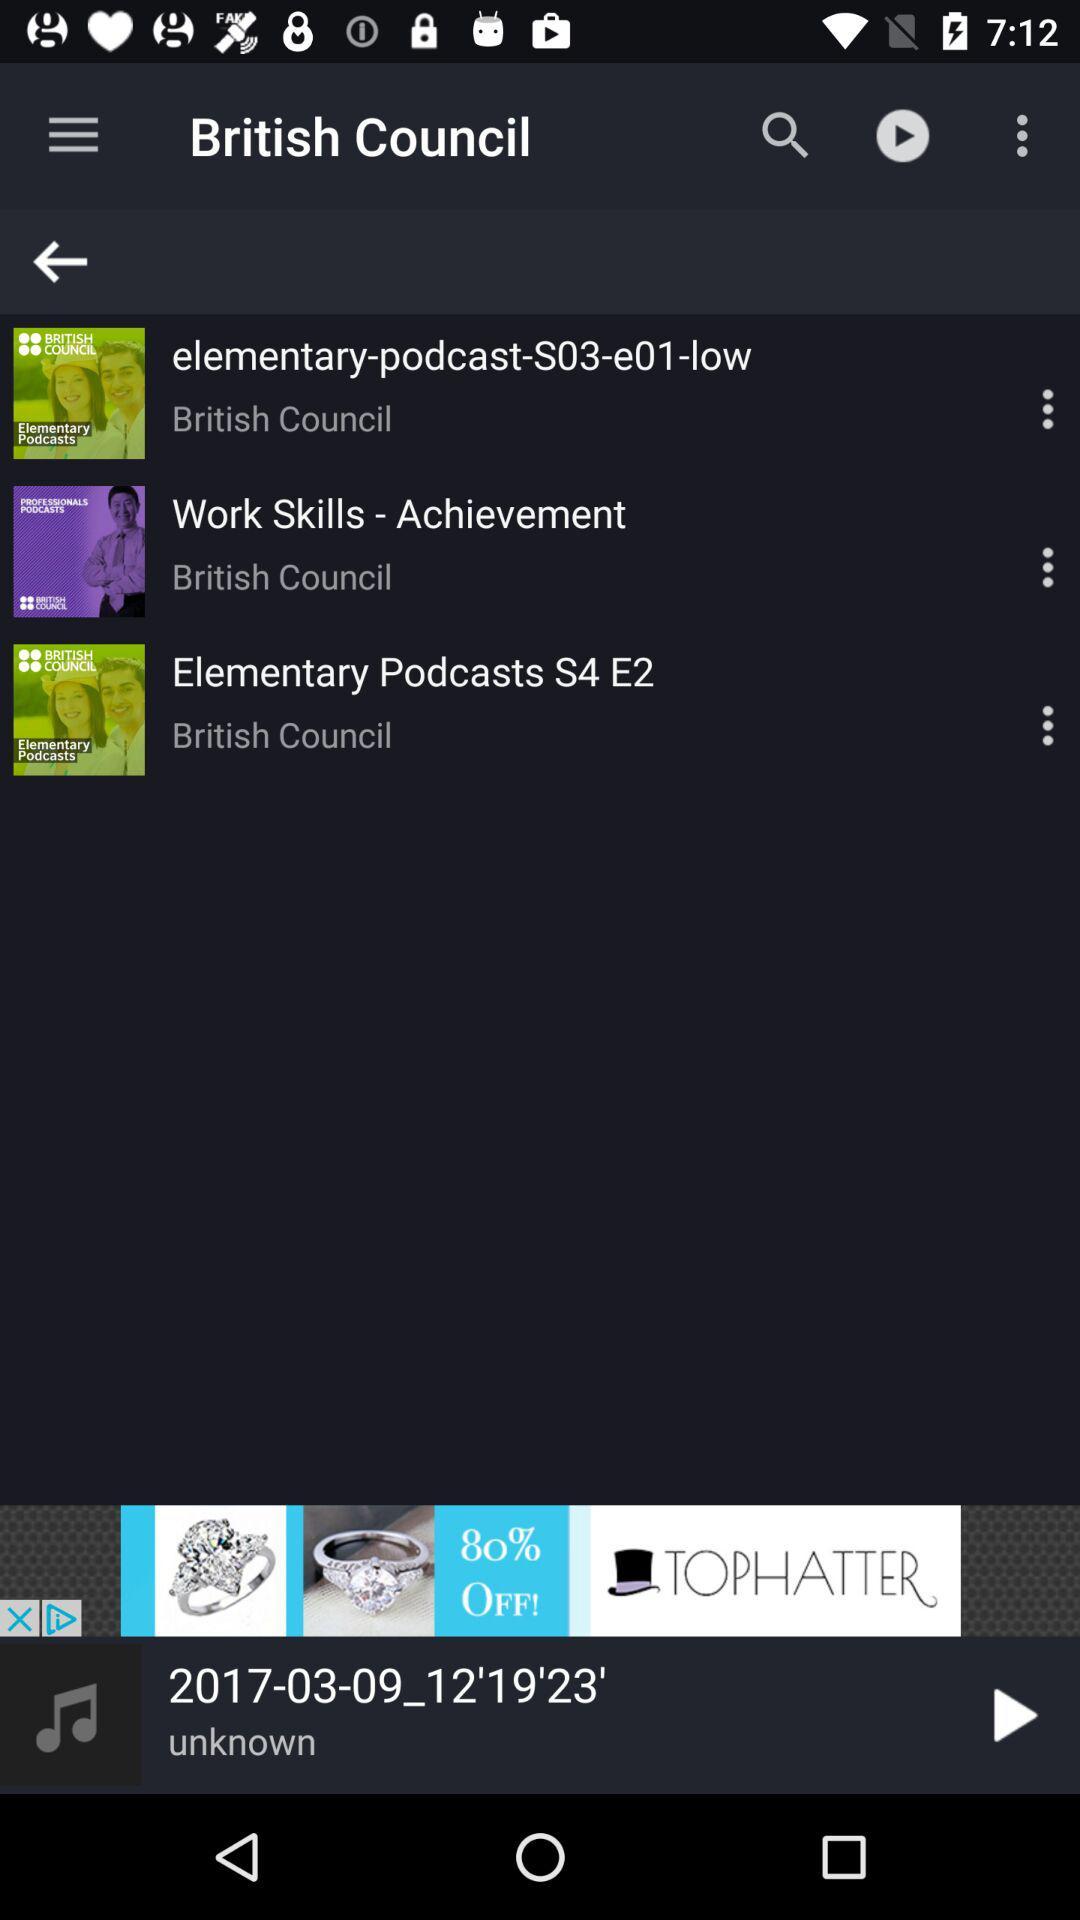 The height and width of the screenshot is (1920, 1080). Describe the element at coordinates (549, 260) in the screenshot. I see `back button` at that location.